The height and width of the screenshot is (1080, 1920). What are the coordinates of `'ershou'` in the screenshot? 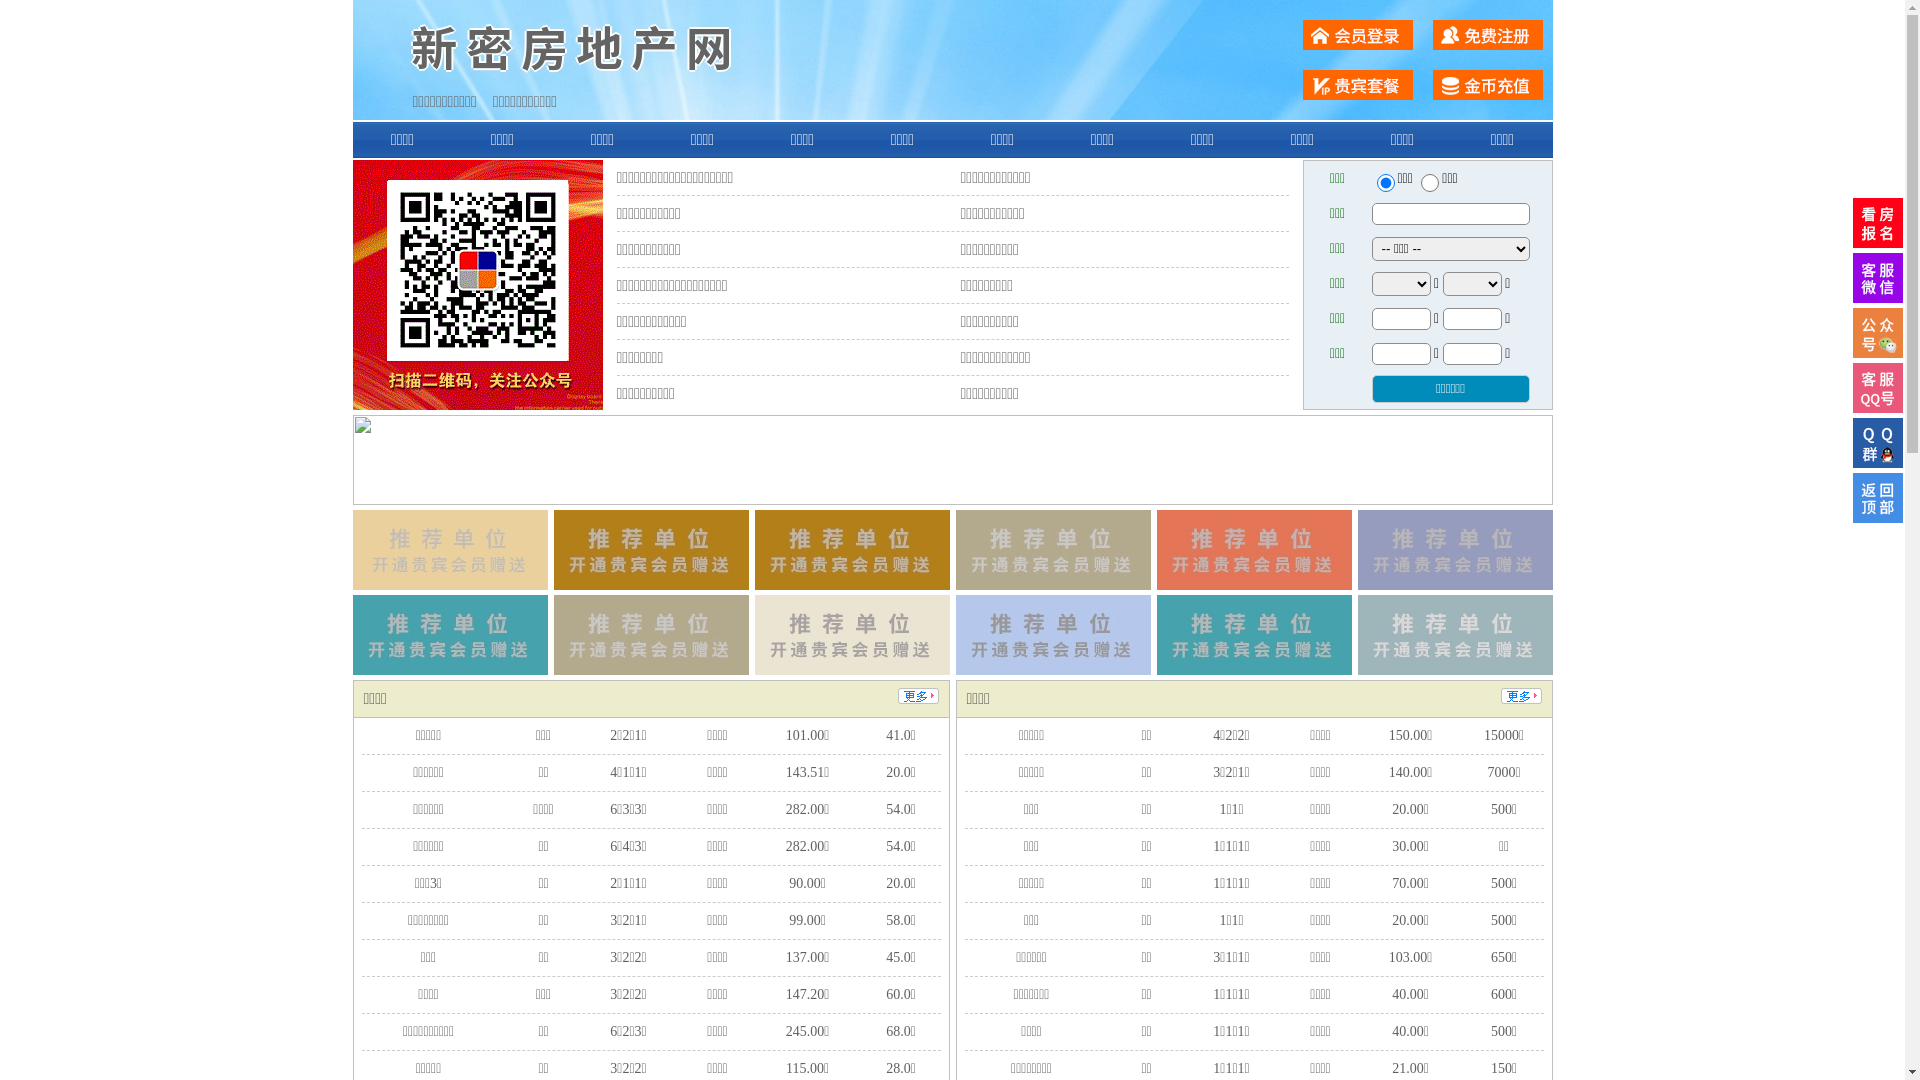 It's located at (1384, 182).